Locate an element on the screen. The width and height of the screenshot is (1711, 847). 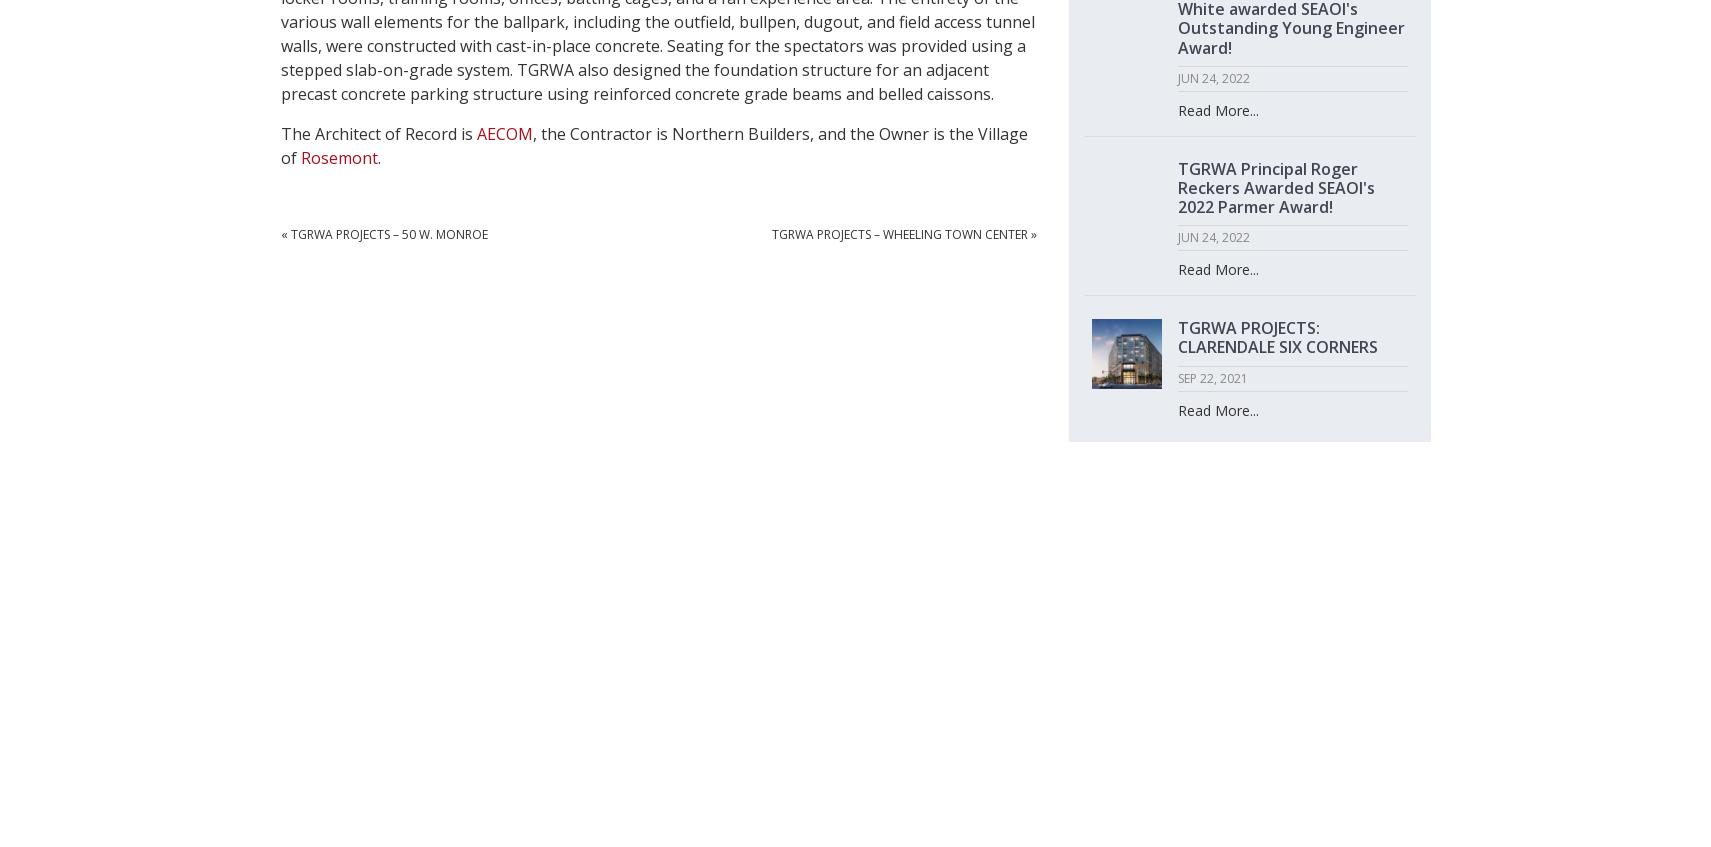
'TGRWA Projects – Wheeling Town Center' is located at coordinates (769, 233).